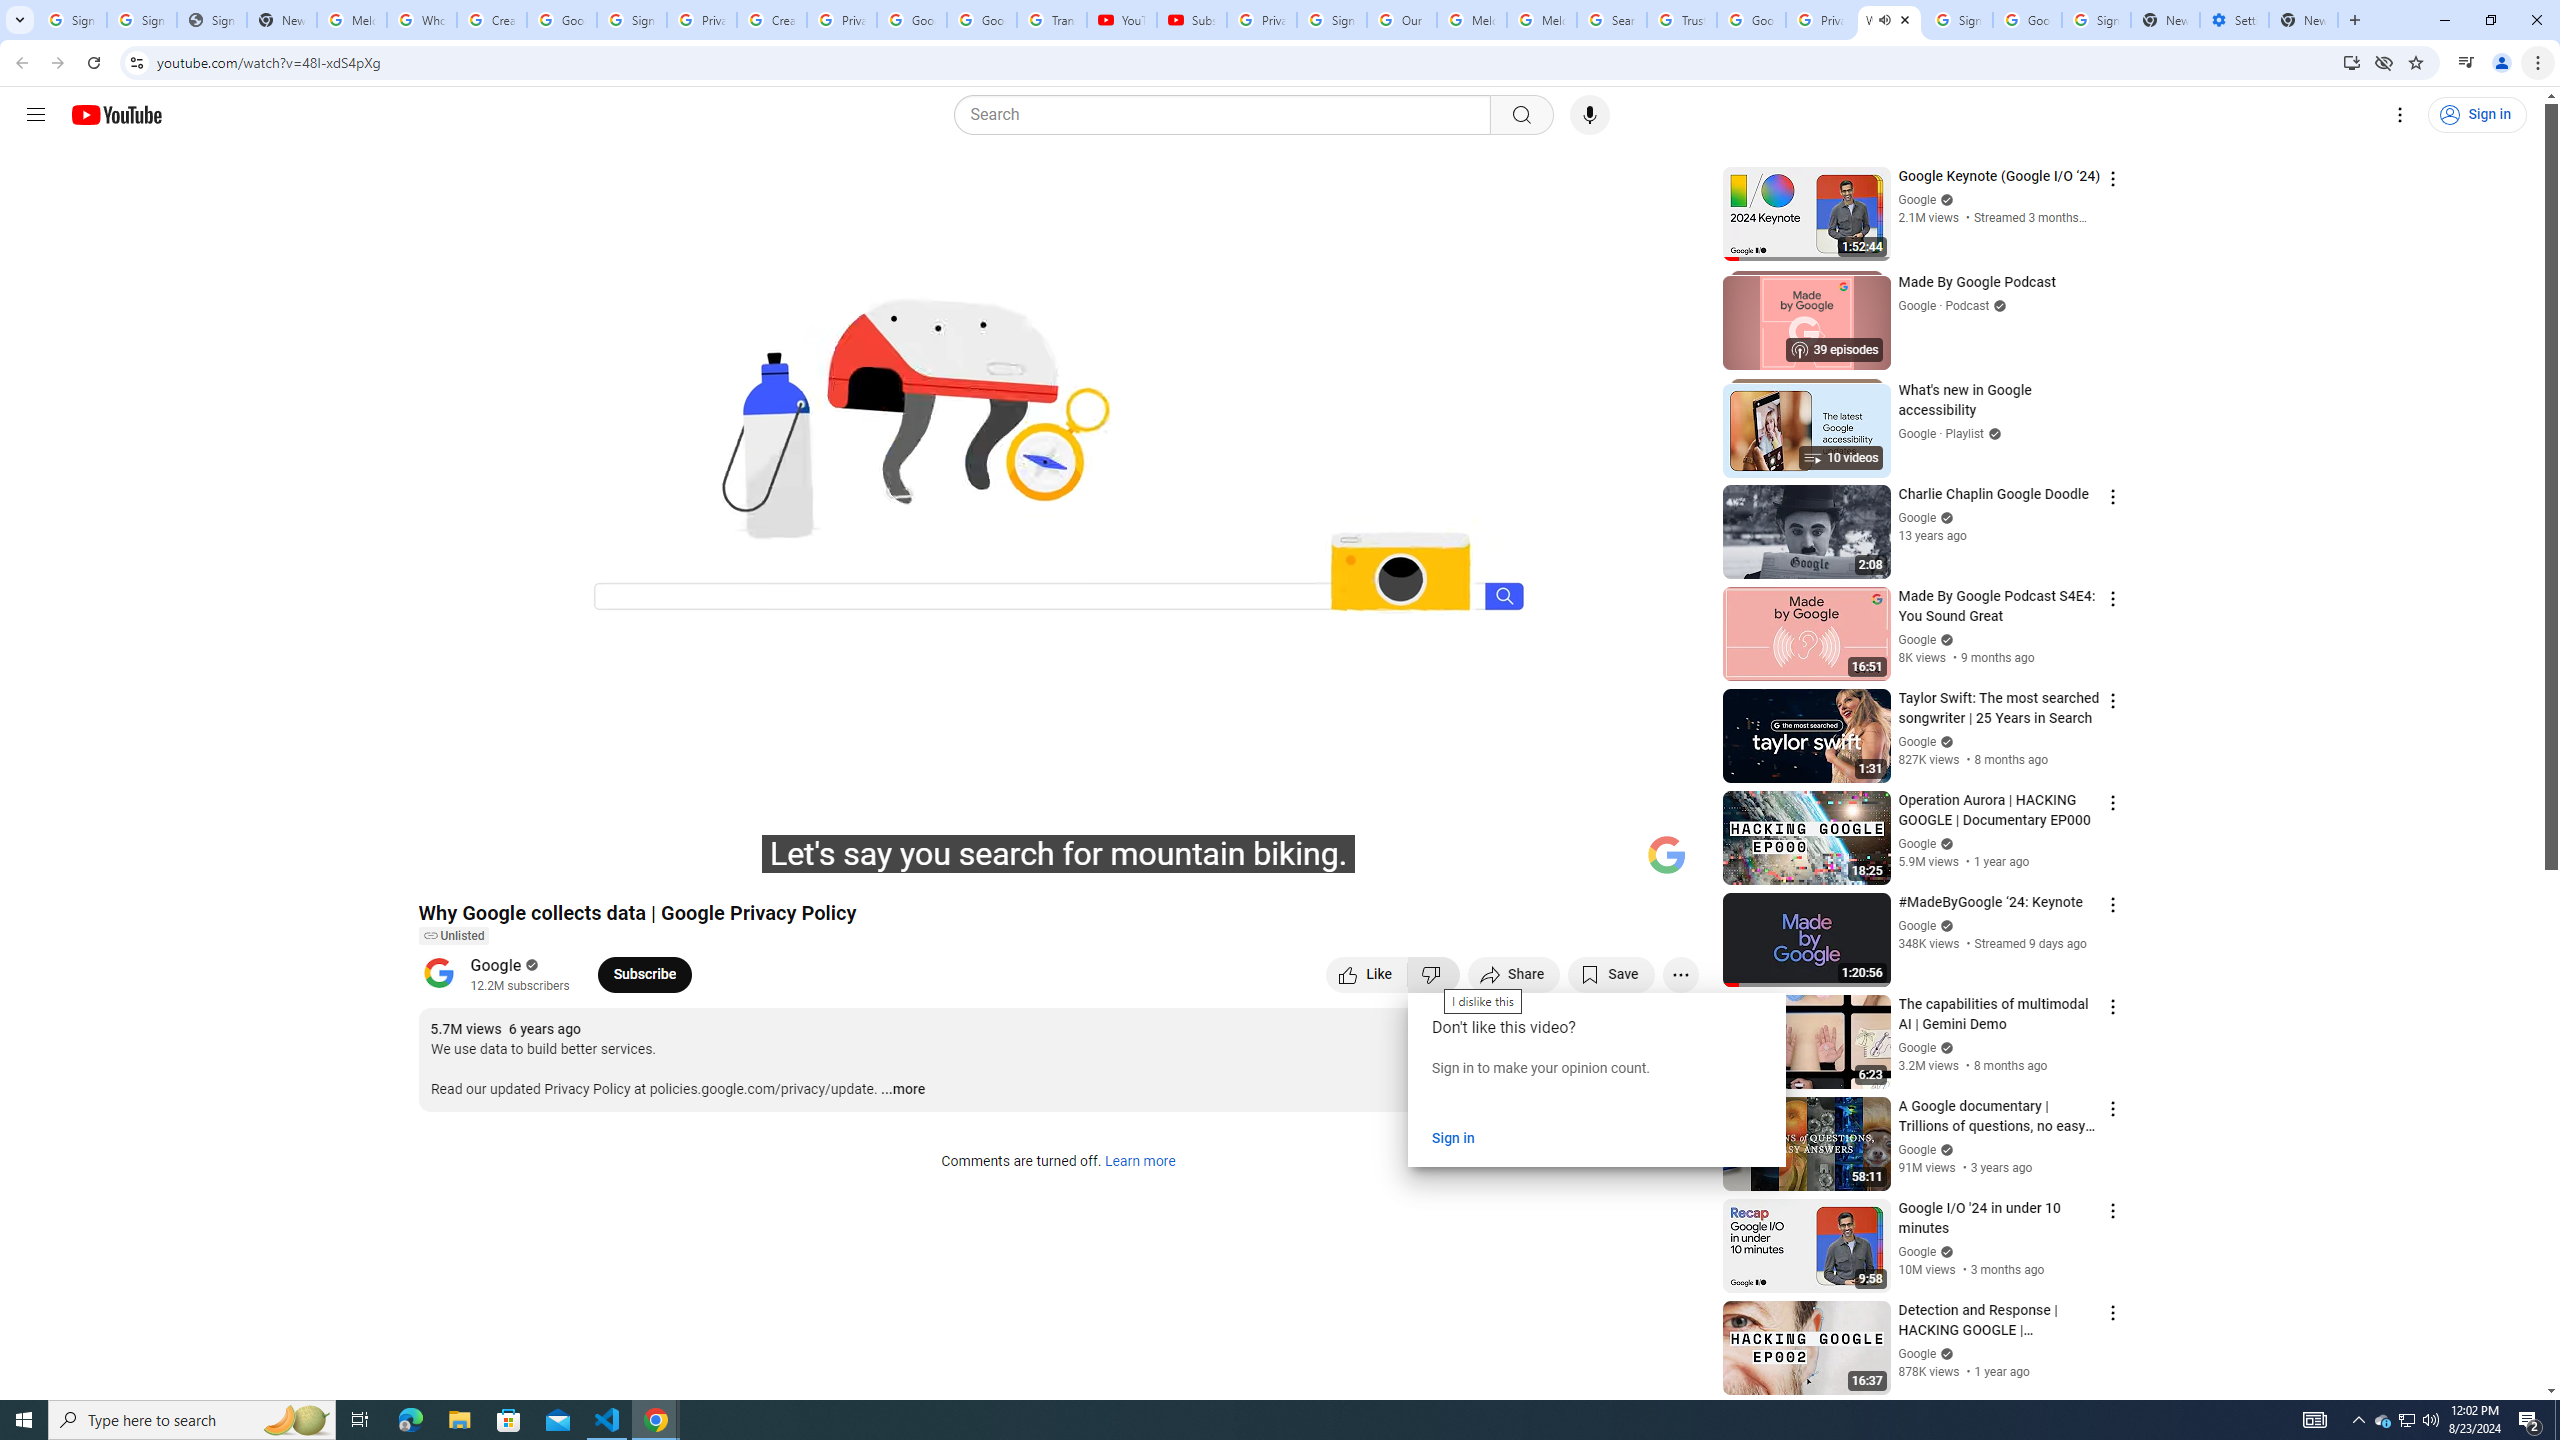 Image resolution: width=2560 pixels, height=1440 pixels. Describe the element at coordinates (1614, 862) in the screenshot. I see `'Theater mode (t)'` at that location.